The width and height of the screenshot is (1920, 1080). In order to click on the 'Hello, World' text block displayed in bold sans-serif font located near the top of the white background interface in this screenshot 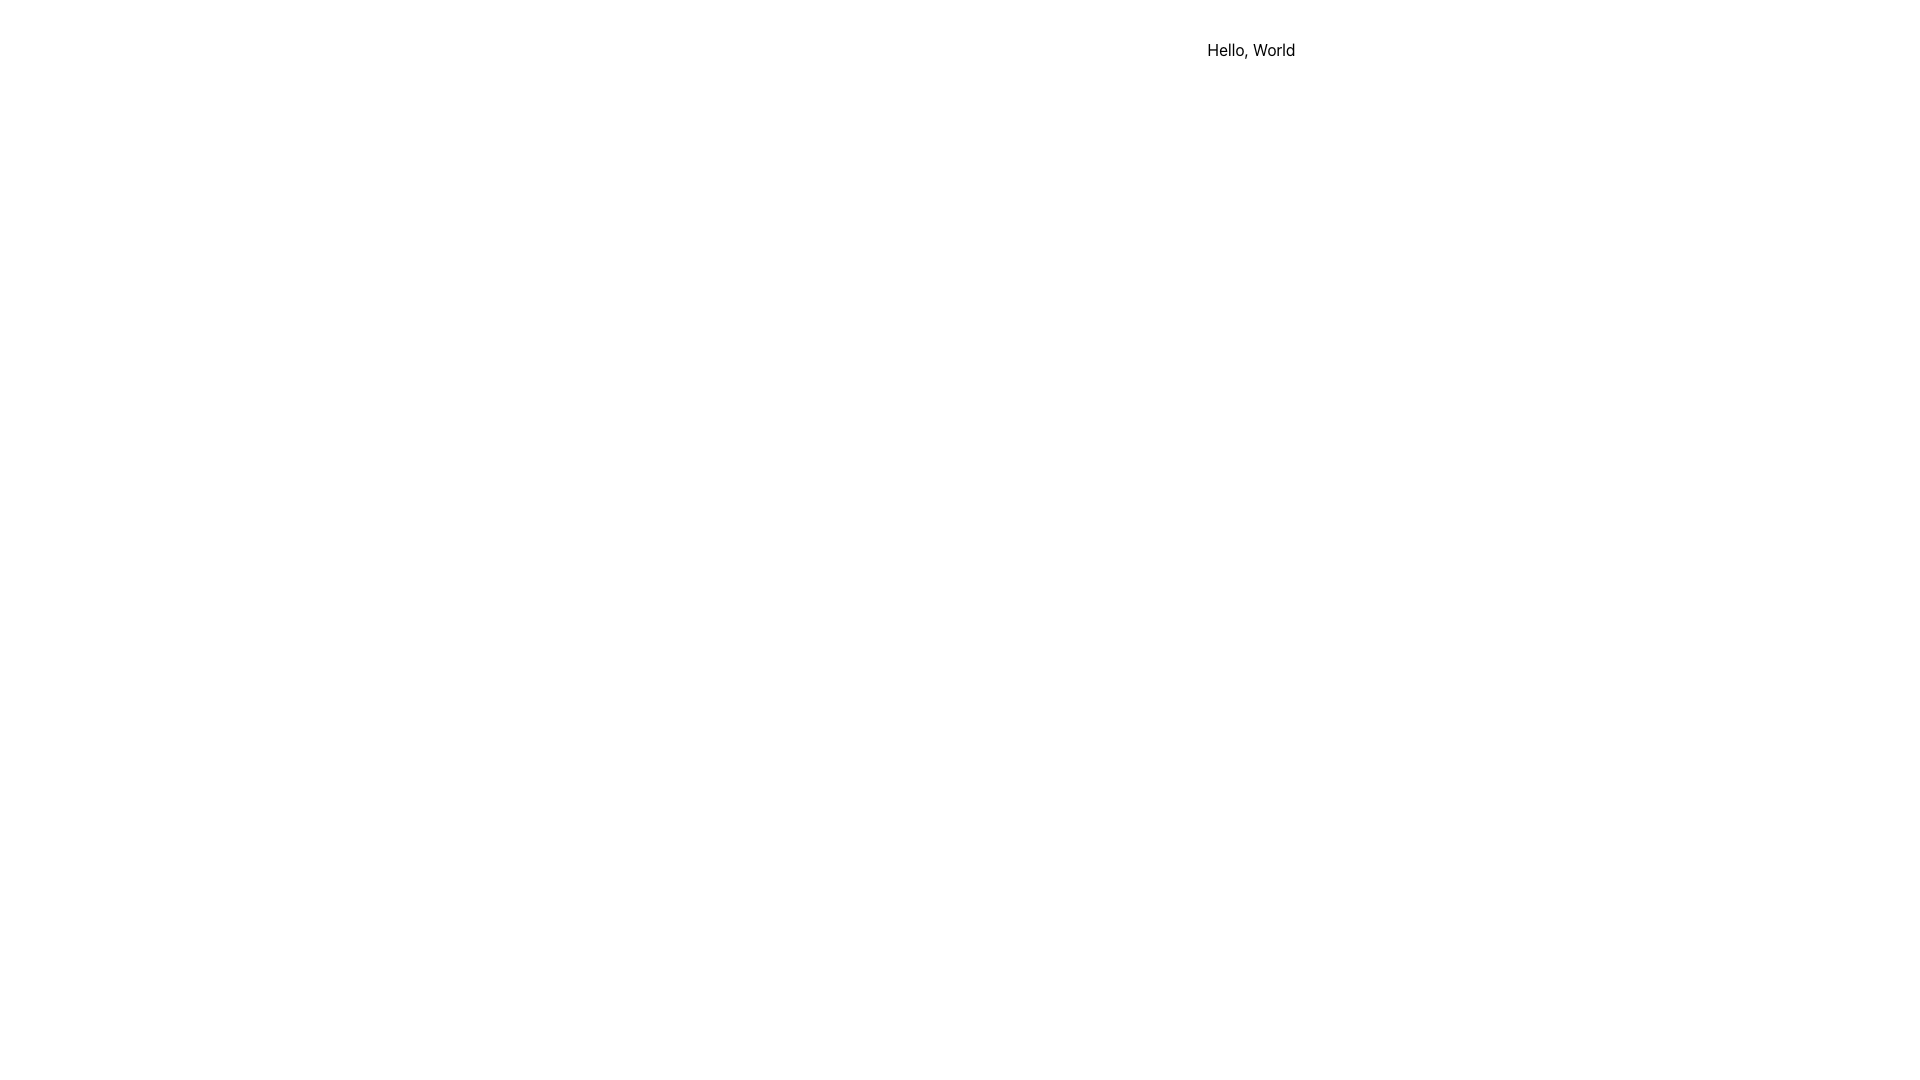, I will do `click(1250, 49)`.